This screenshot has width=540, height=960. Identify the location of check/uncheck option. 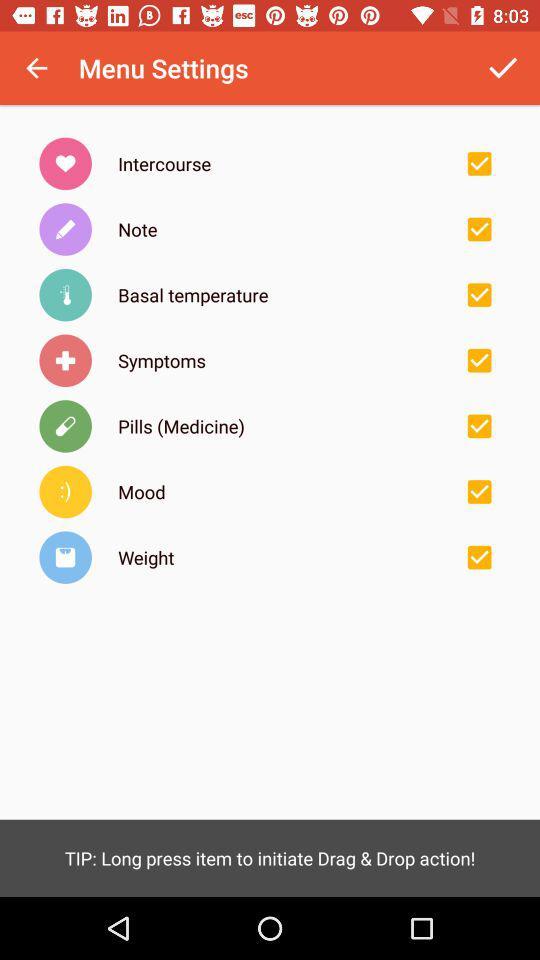
(478, 557).